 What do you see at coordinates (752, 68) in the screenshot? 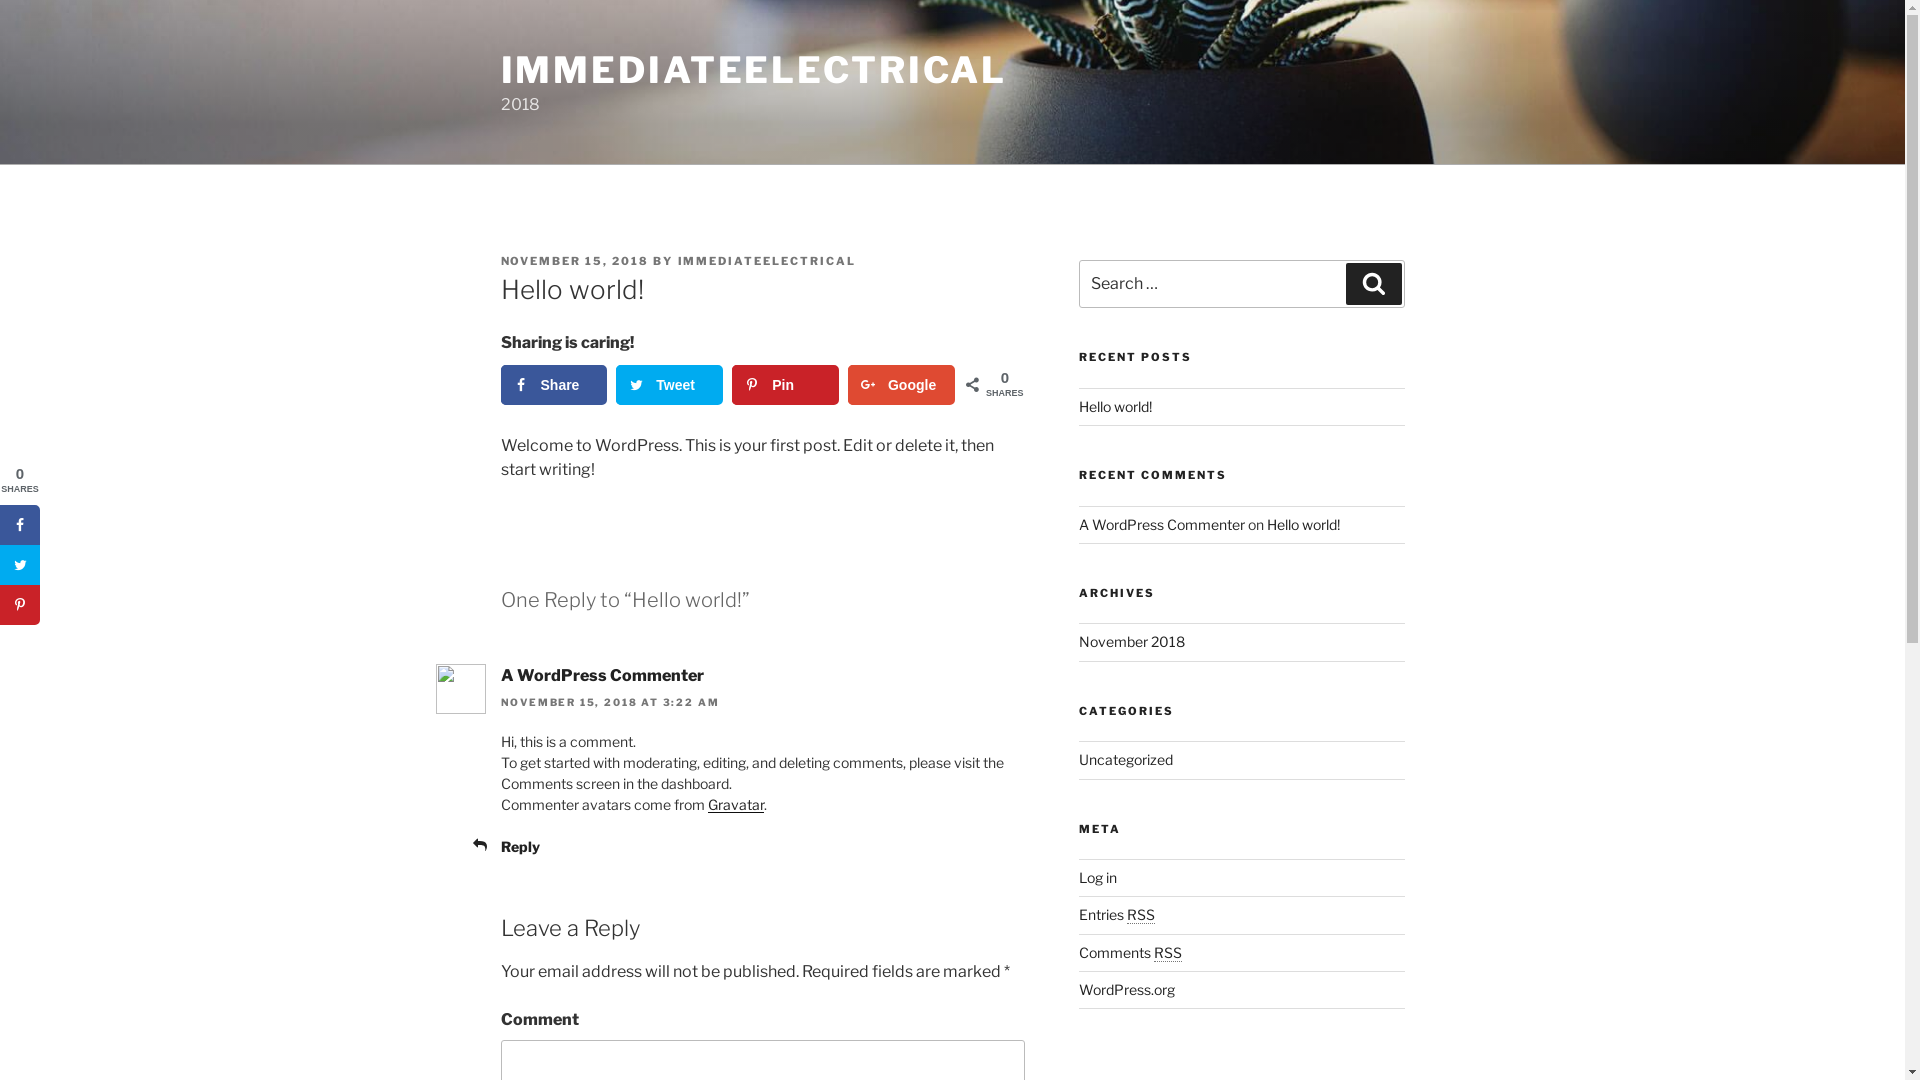
I see `'IMMEDIATEELECTRICAL'` at bounding box center [752, 68].